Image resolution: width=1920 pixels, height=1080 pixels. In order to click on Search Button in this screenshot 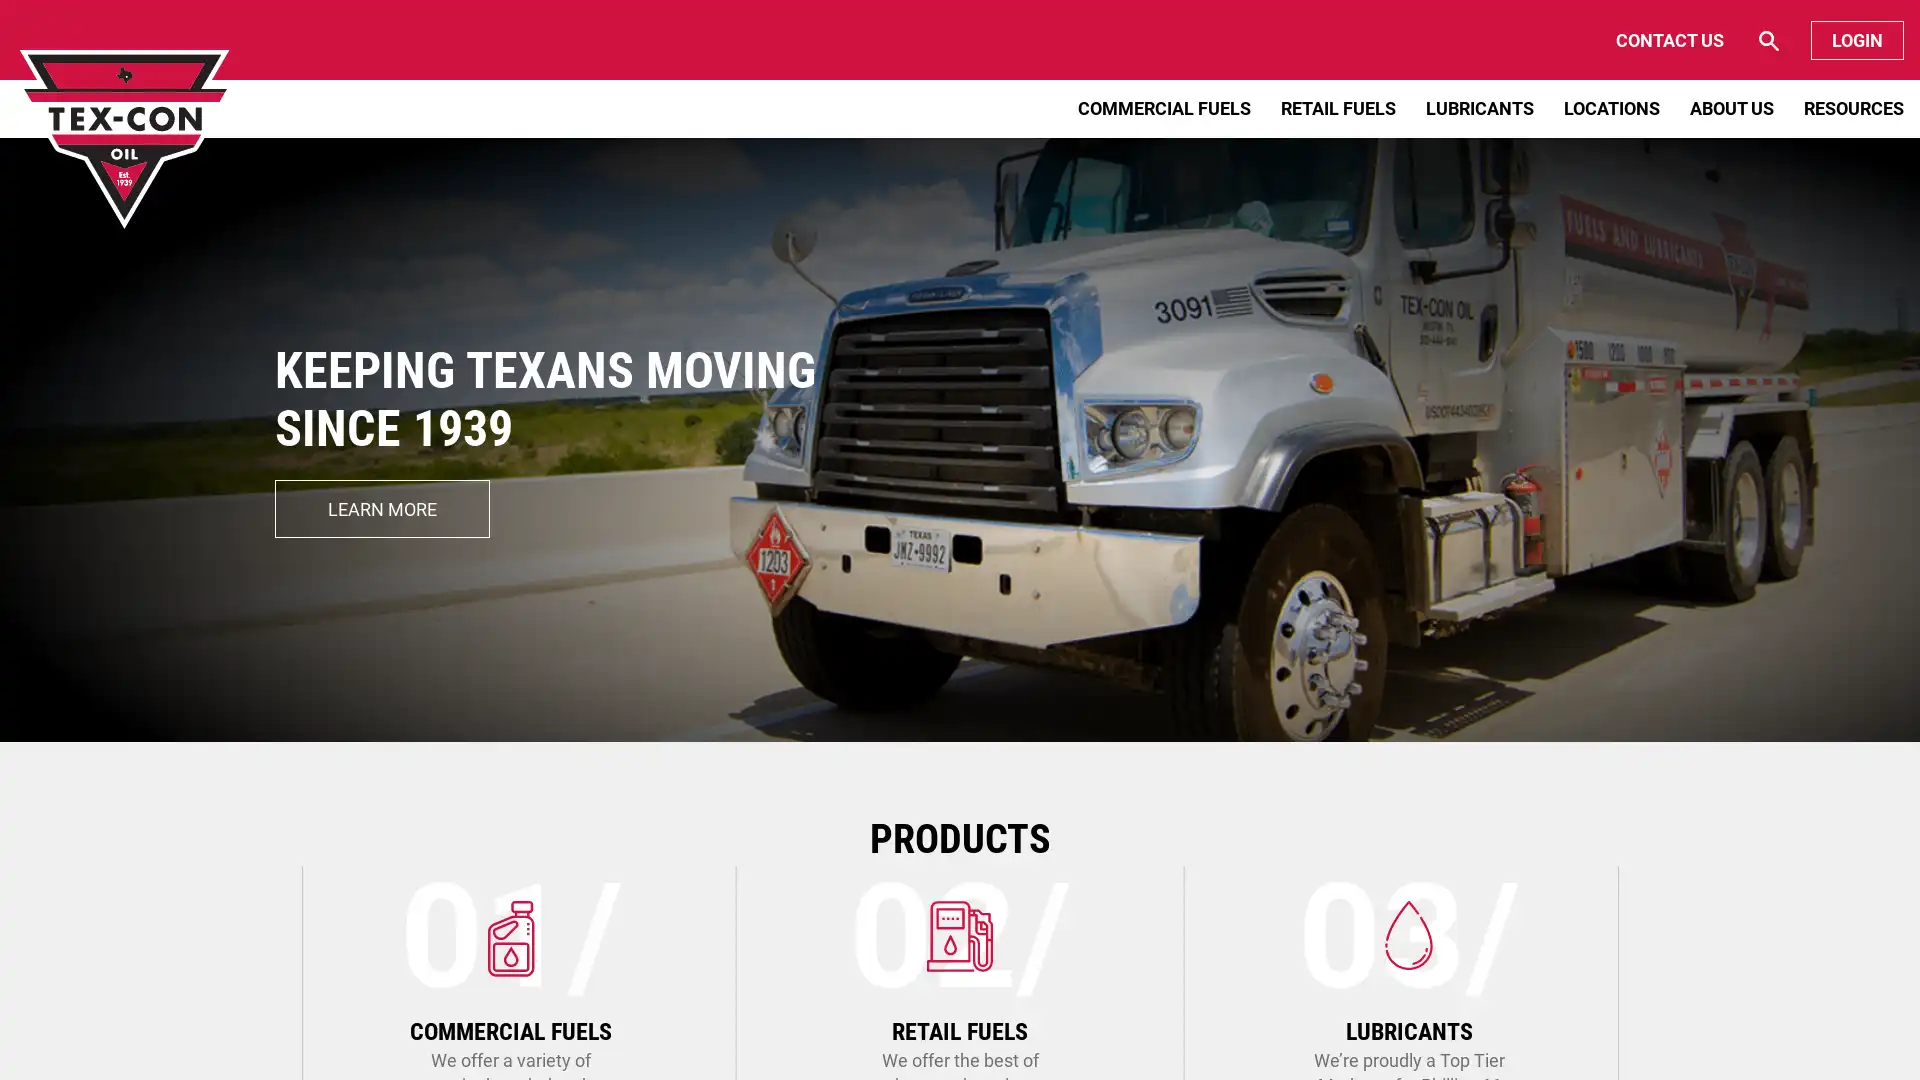, I will do `click(1687, 40)`.